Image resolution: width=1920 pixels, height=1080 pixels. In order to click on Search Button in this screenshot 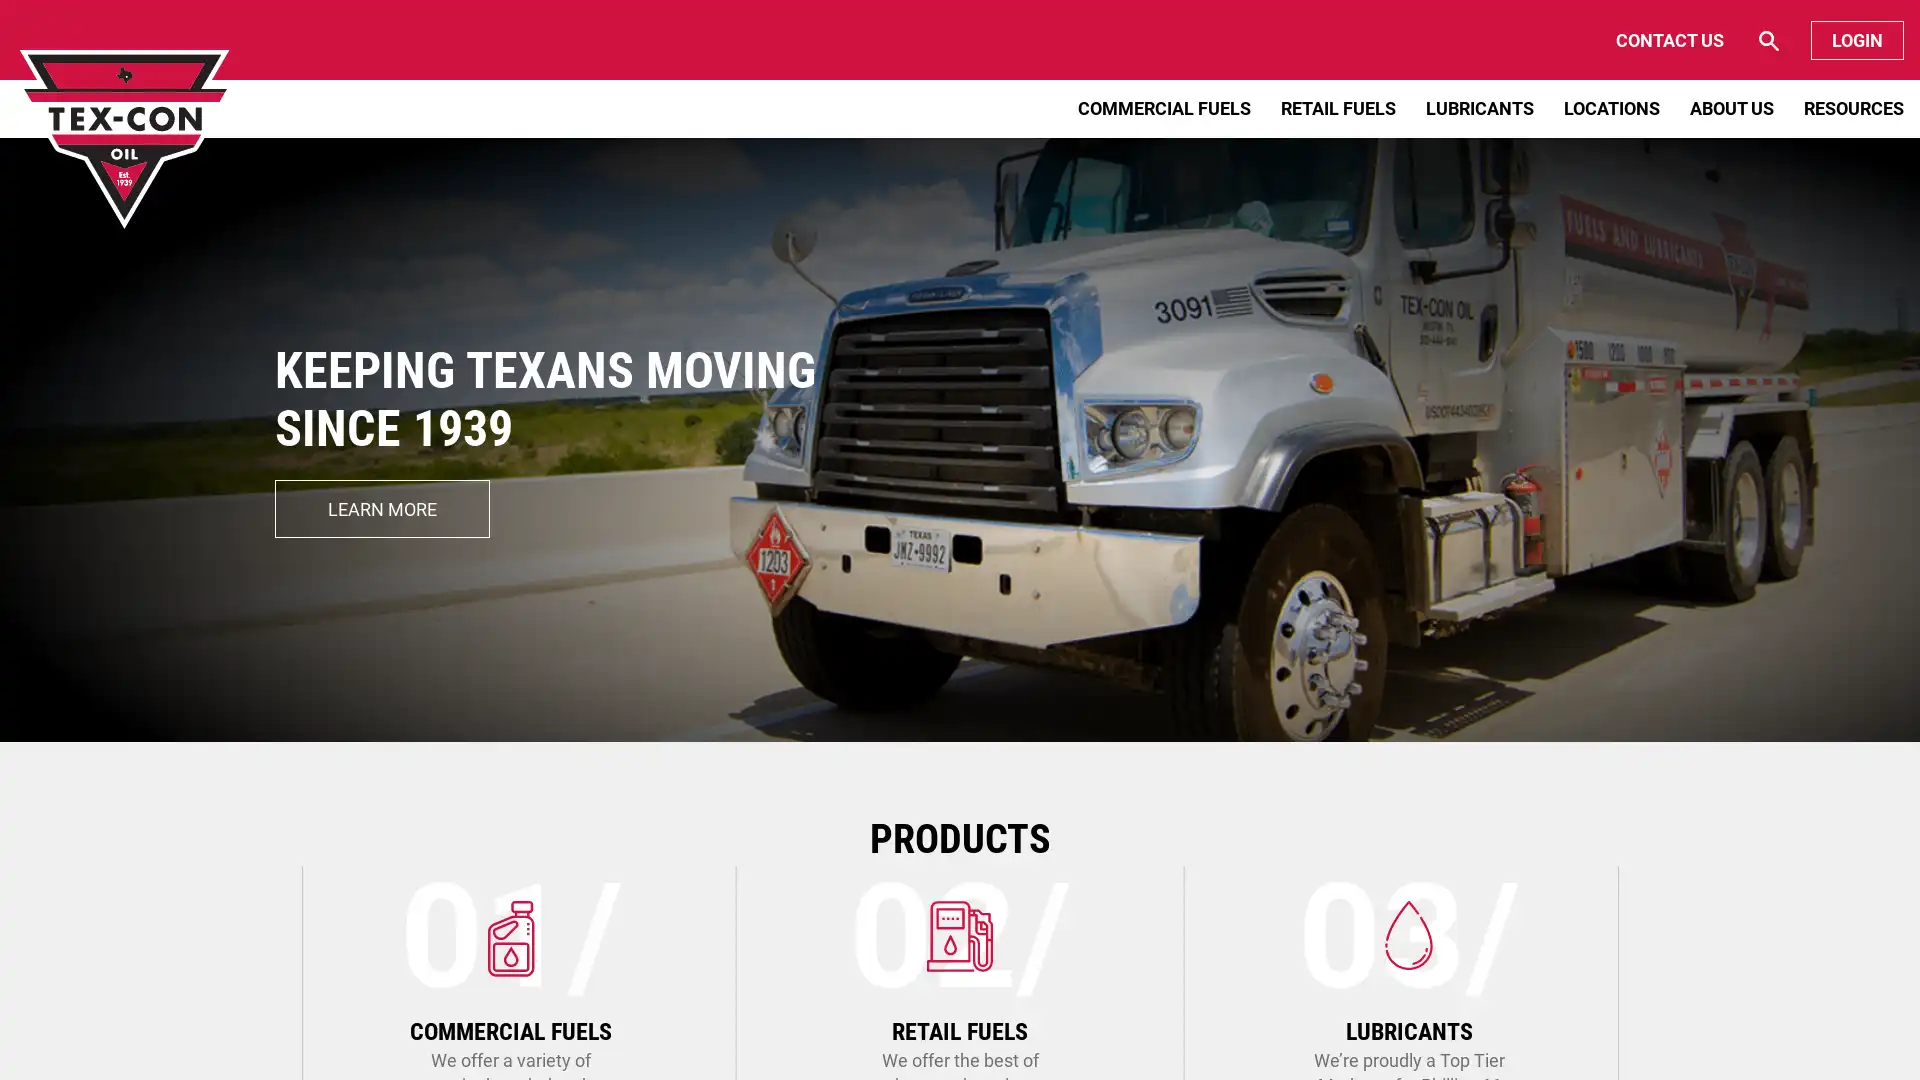, I will do `click(1687, 40)`.